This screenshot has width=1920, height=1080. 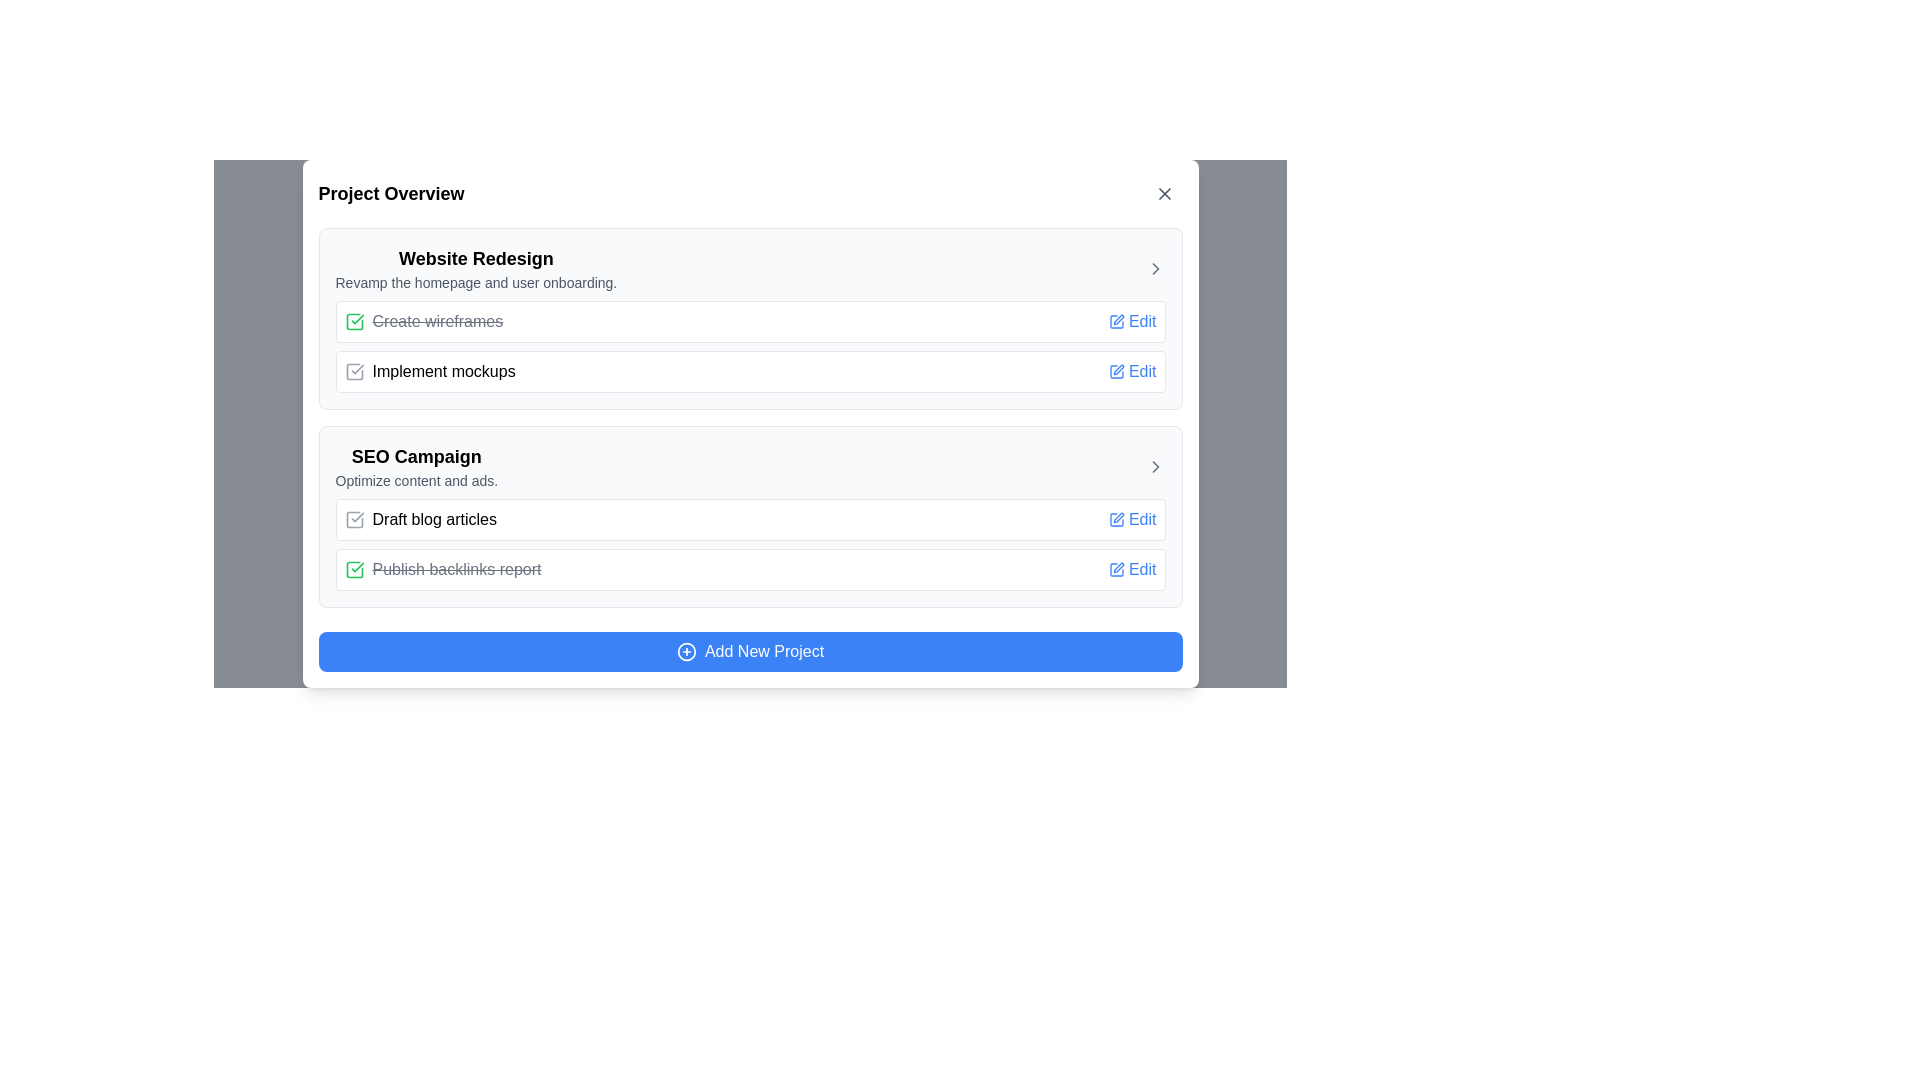 What do you see at coordinates (1132, 570) in the screenshot?
I see `the 'Edit' text link styled in blue with an accompanying pen icon to underline it` at bounding box center [1132, 570].